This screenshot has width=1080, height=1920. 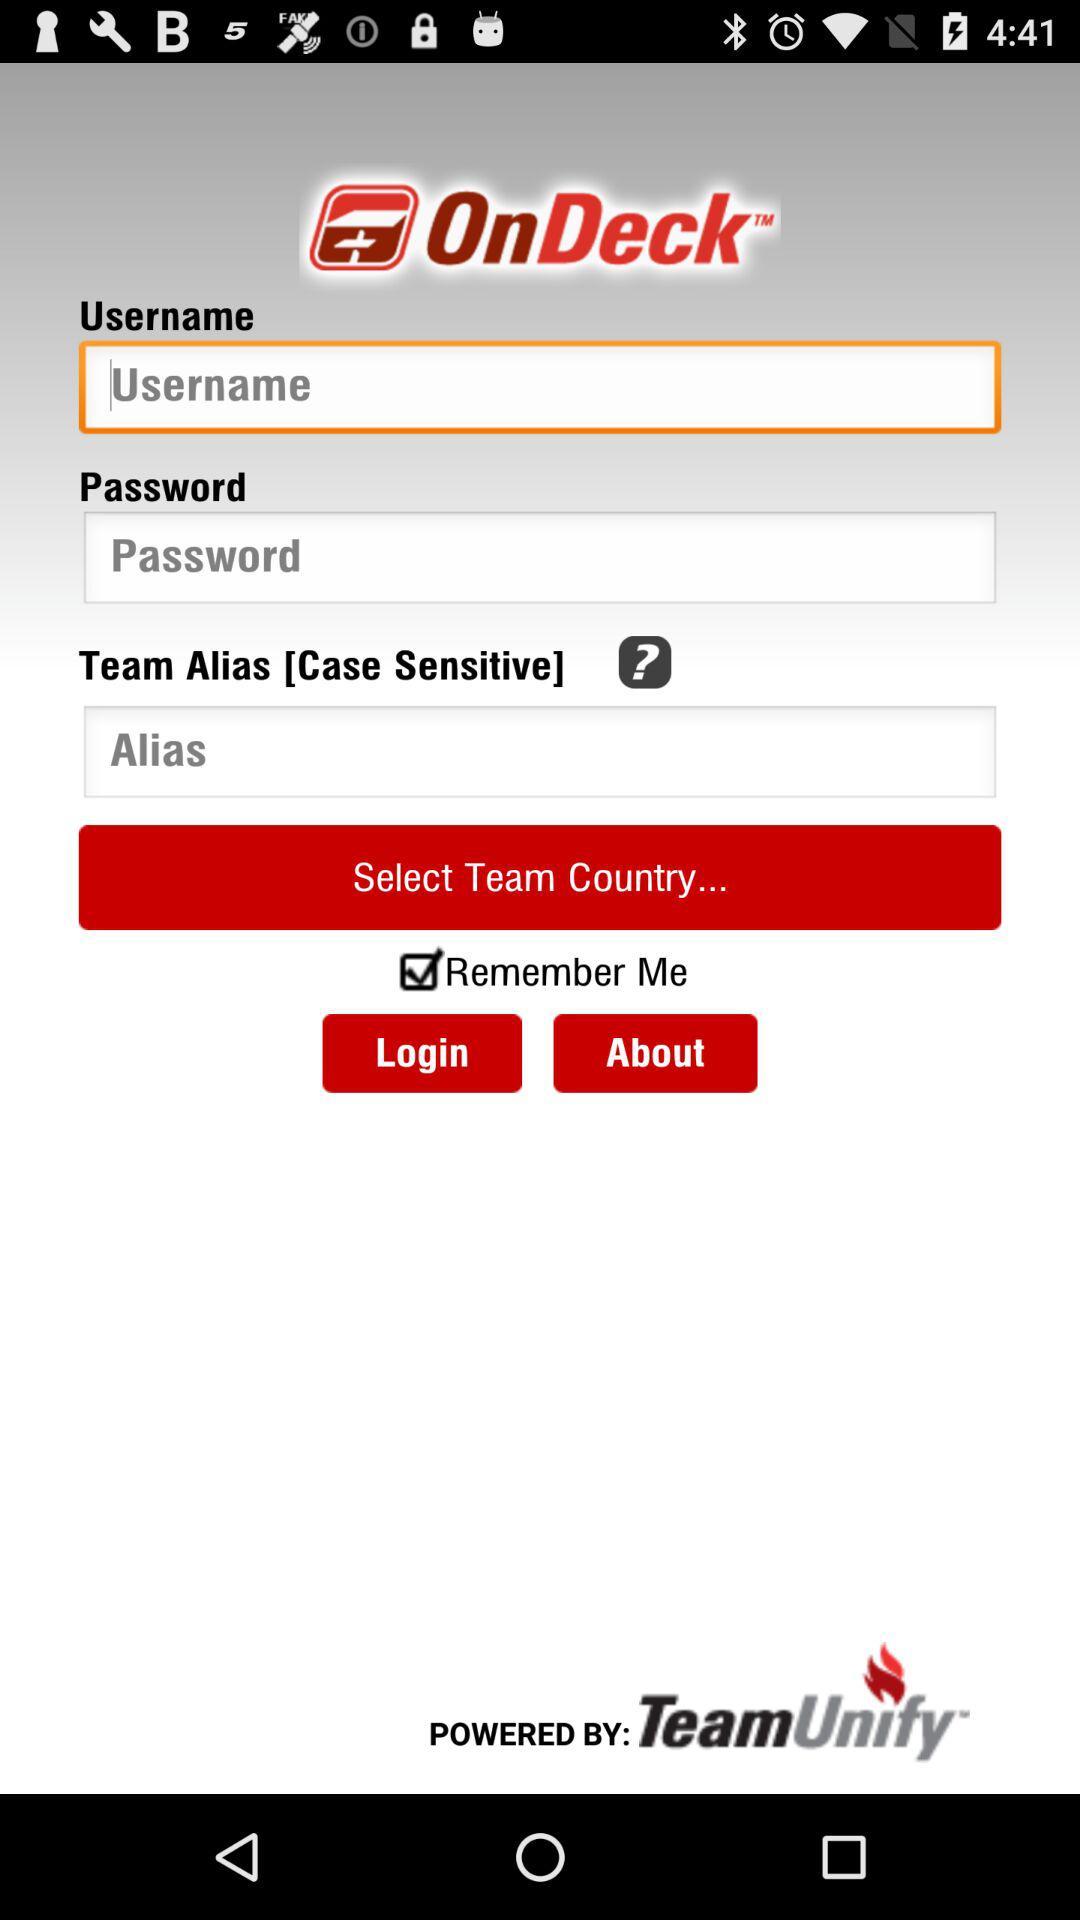 What do you see at coordinates (644, 662) in the screenshot?
I see `get help` at bounding box center [644, 662].